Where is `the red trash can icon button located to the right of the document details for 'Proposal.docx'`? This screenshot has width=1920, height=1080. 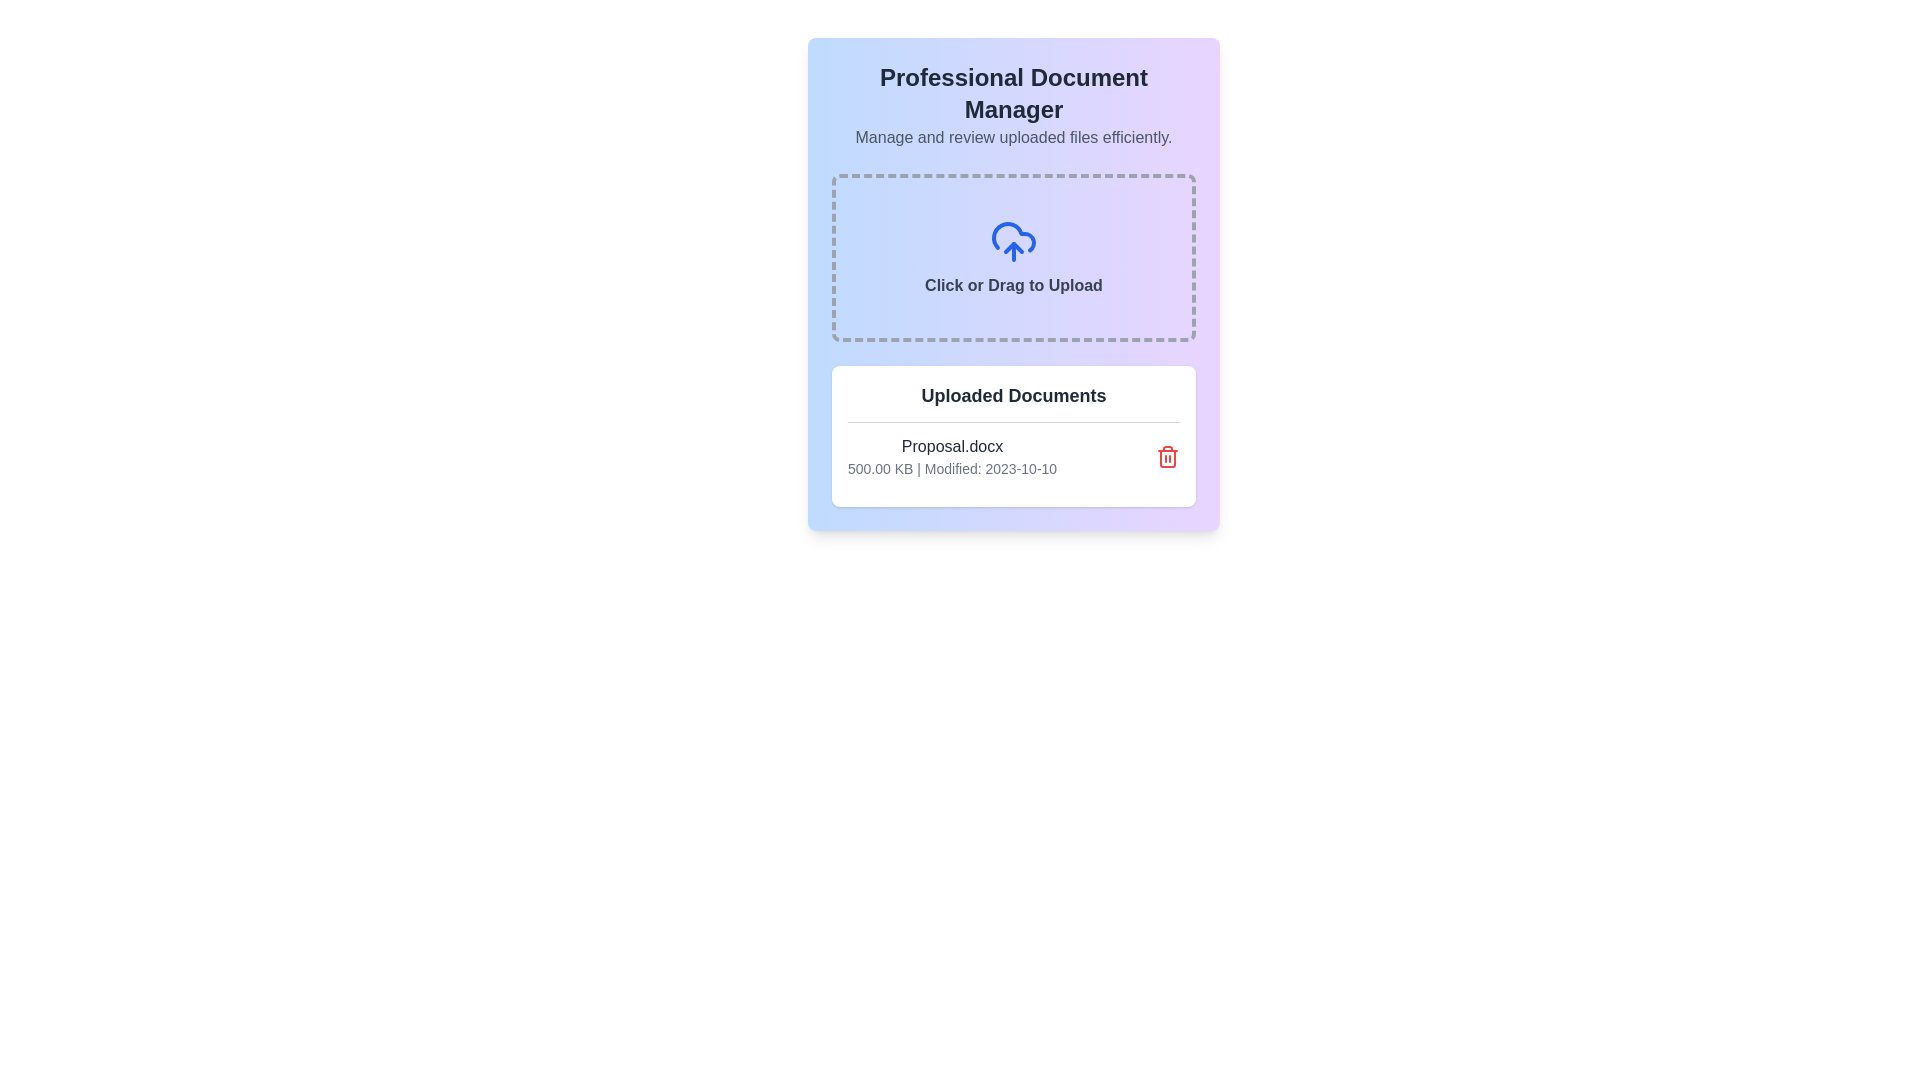 the red trash can icon button located to the right of the document details for 'Proposal.docx' is located at coordinates (1167, 456).